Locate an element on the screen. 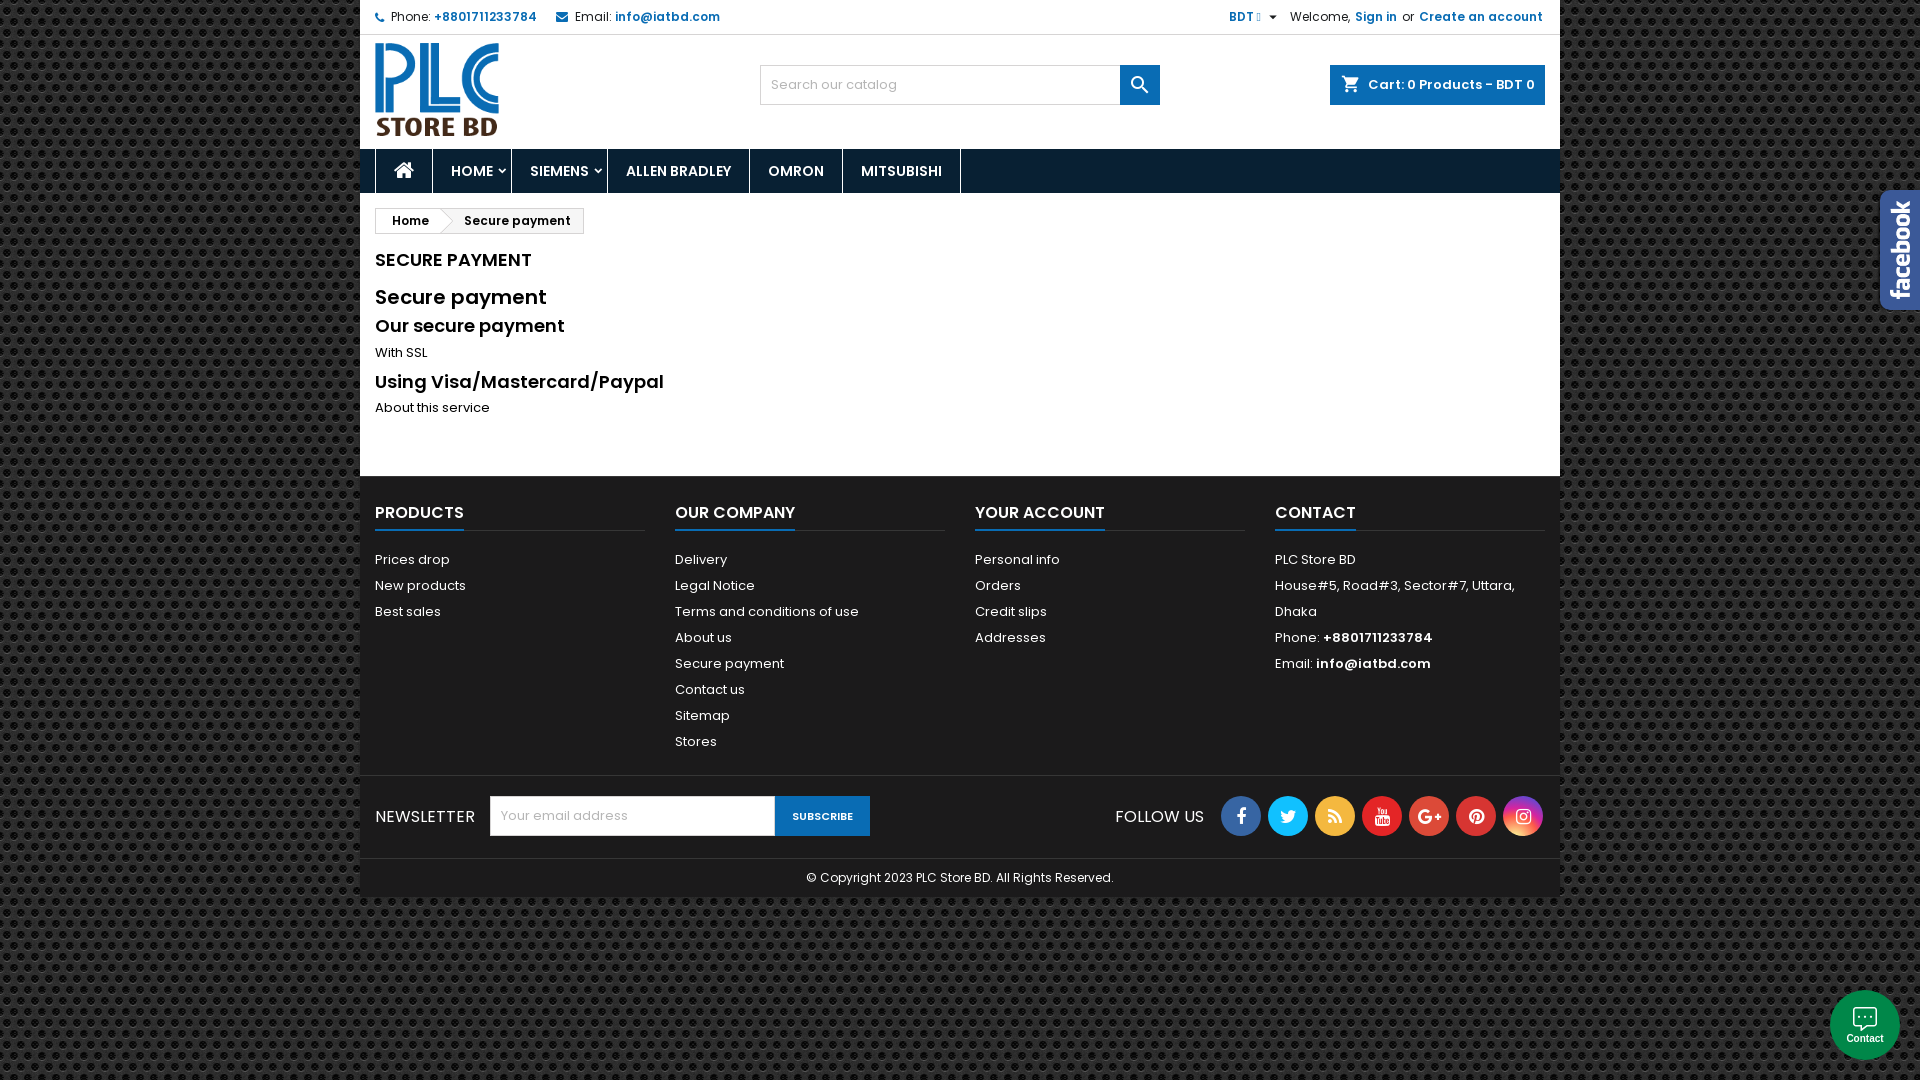  'OMRON' is located at coordinates (795, 169).